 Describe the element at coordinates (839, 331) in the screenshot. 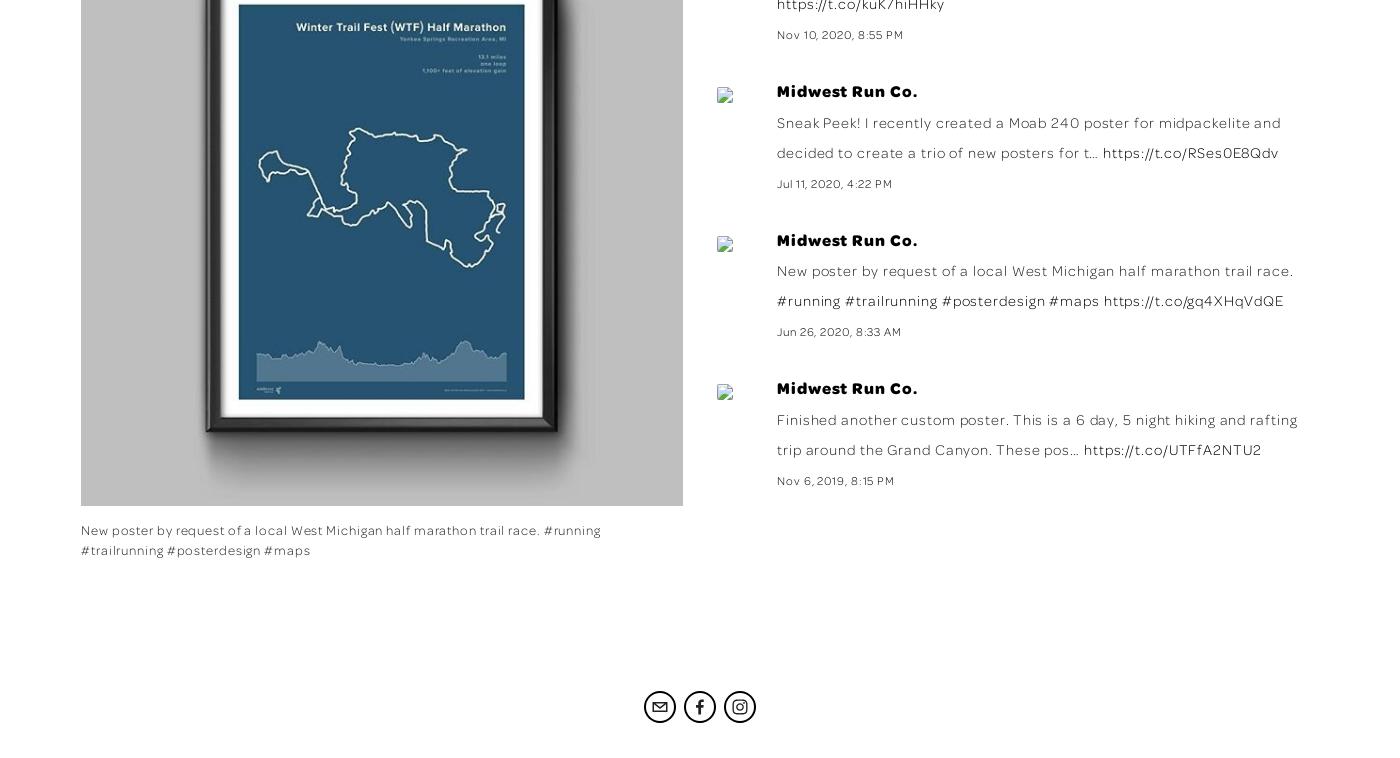

I see `'Jun 26, 2020, 8:33 AM'` at that location.